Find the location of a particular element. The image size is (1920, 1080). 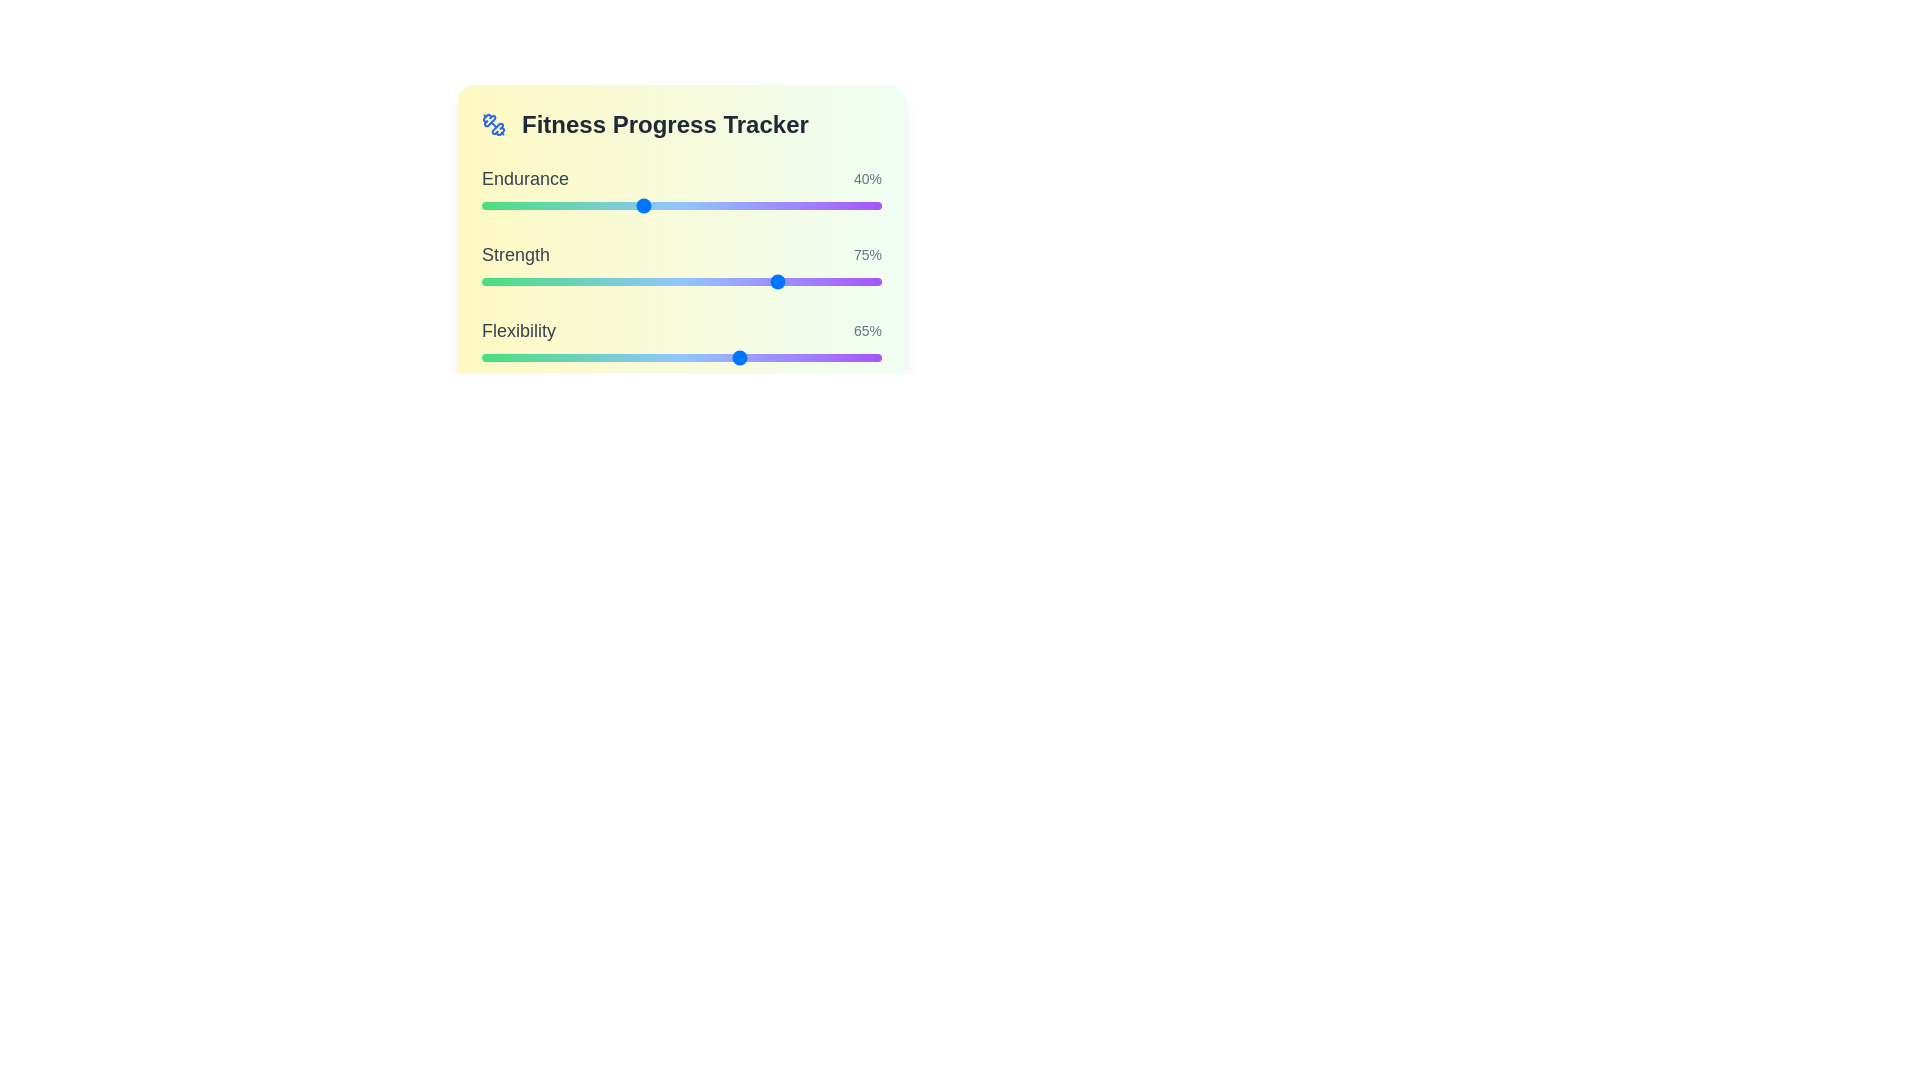

flexibility percentage is located at coordinates (649, 357).